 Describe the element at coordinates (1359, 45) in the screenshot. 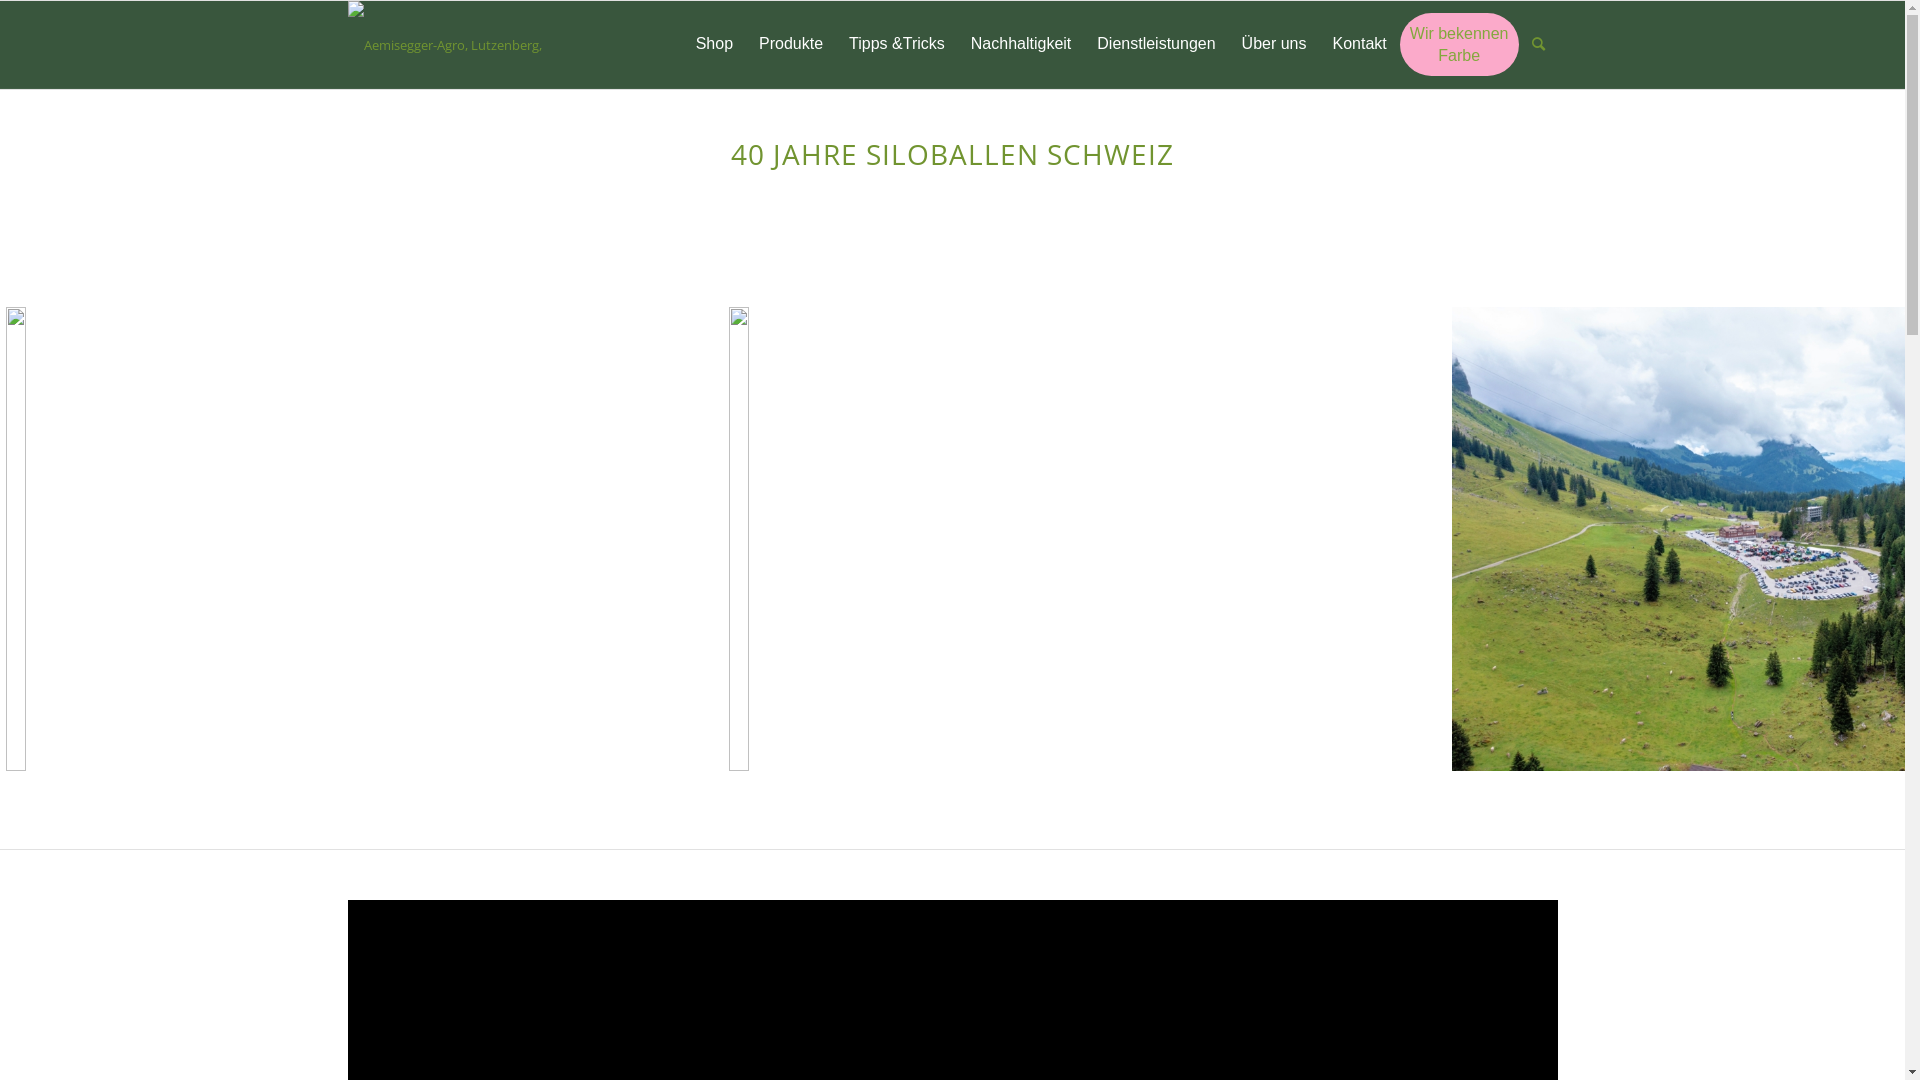

I see `'Kontakt'` at that location.